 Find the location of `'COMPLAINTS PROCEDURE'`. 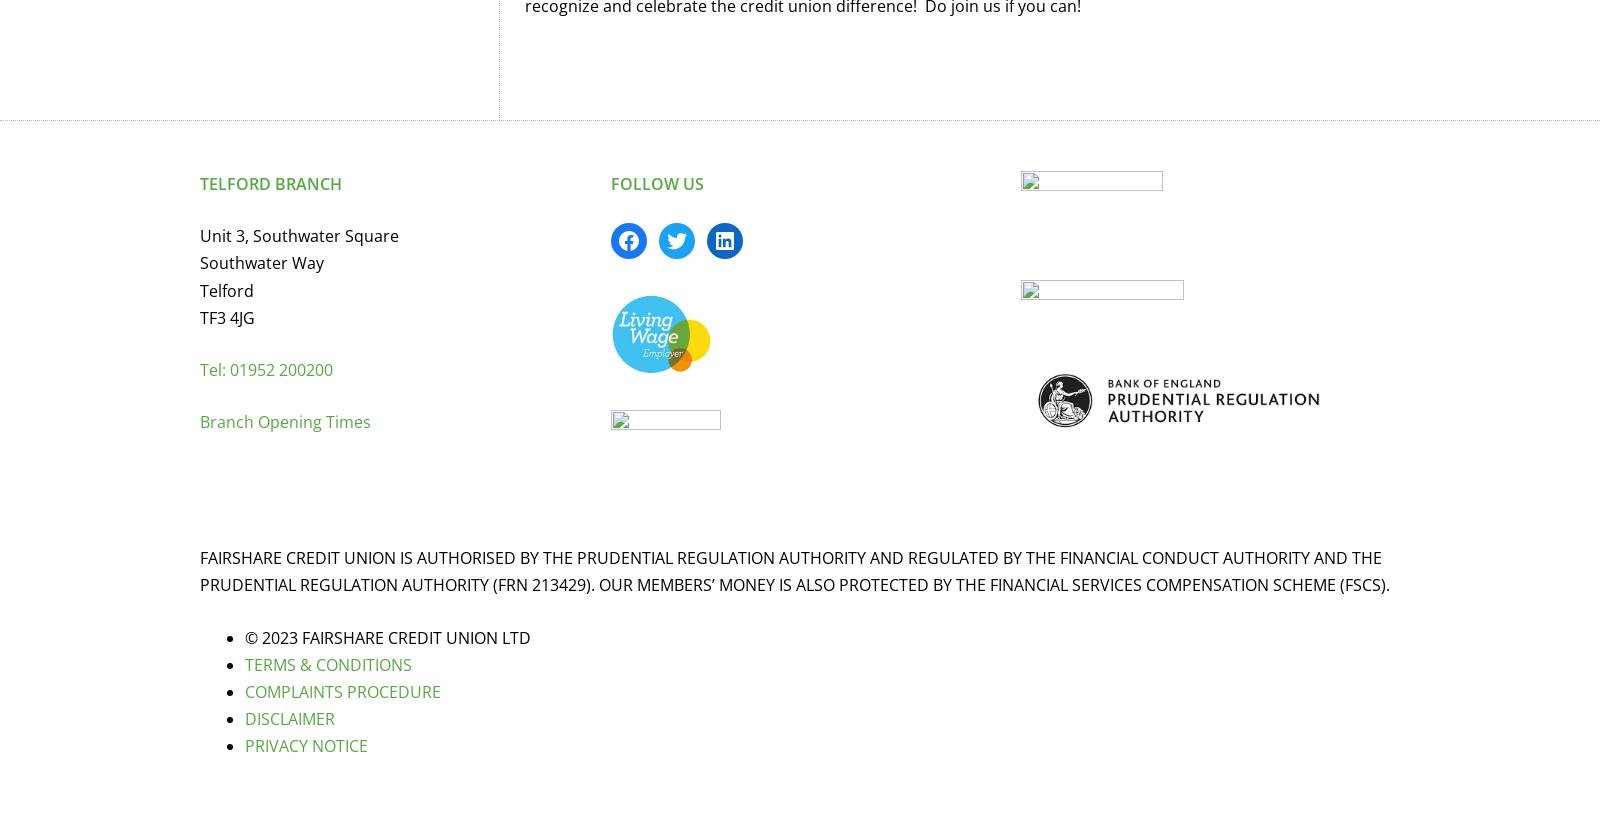

'COMPLAINTS PROCEDURE' is located at coordinates (244, 689).